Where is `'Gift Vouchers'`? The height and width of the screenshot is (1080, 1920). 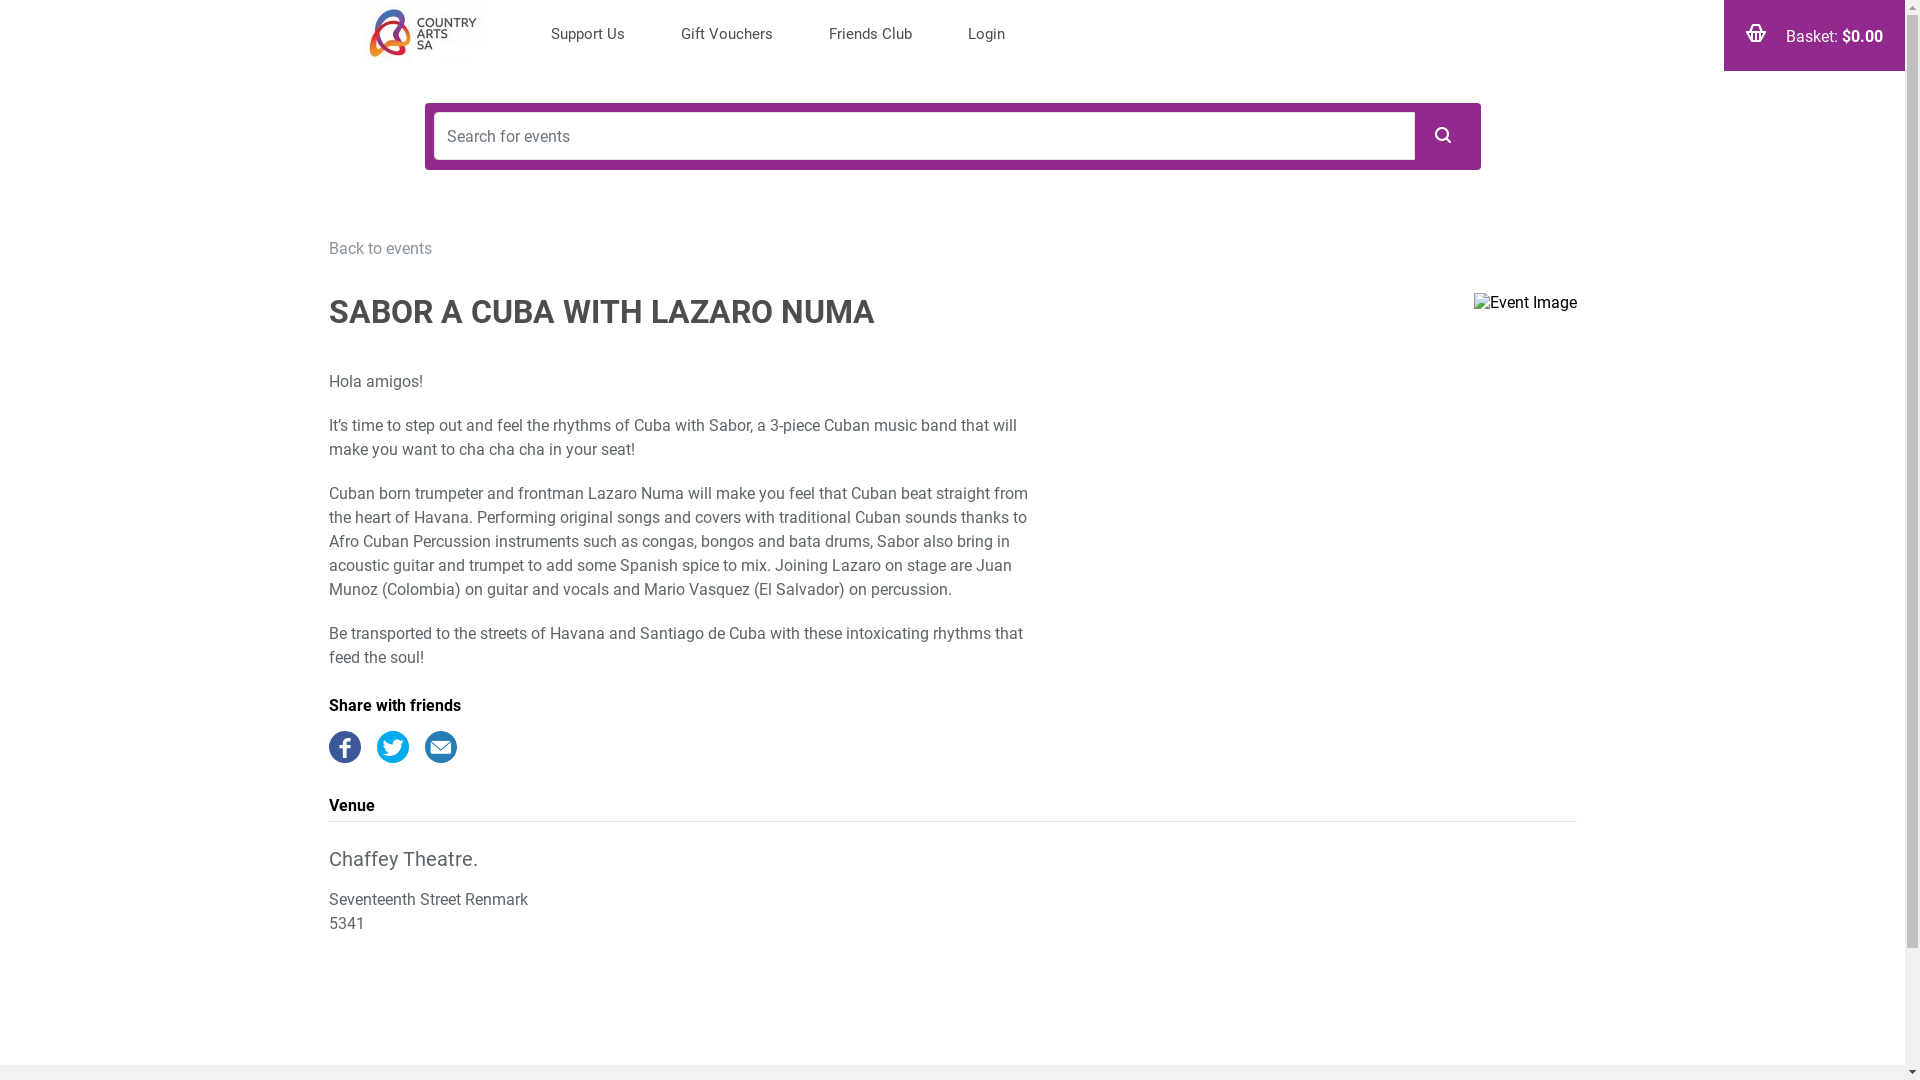
'Gift Vouchers' is located at coordinates (724, 35).